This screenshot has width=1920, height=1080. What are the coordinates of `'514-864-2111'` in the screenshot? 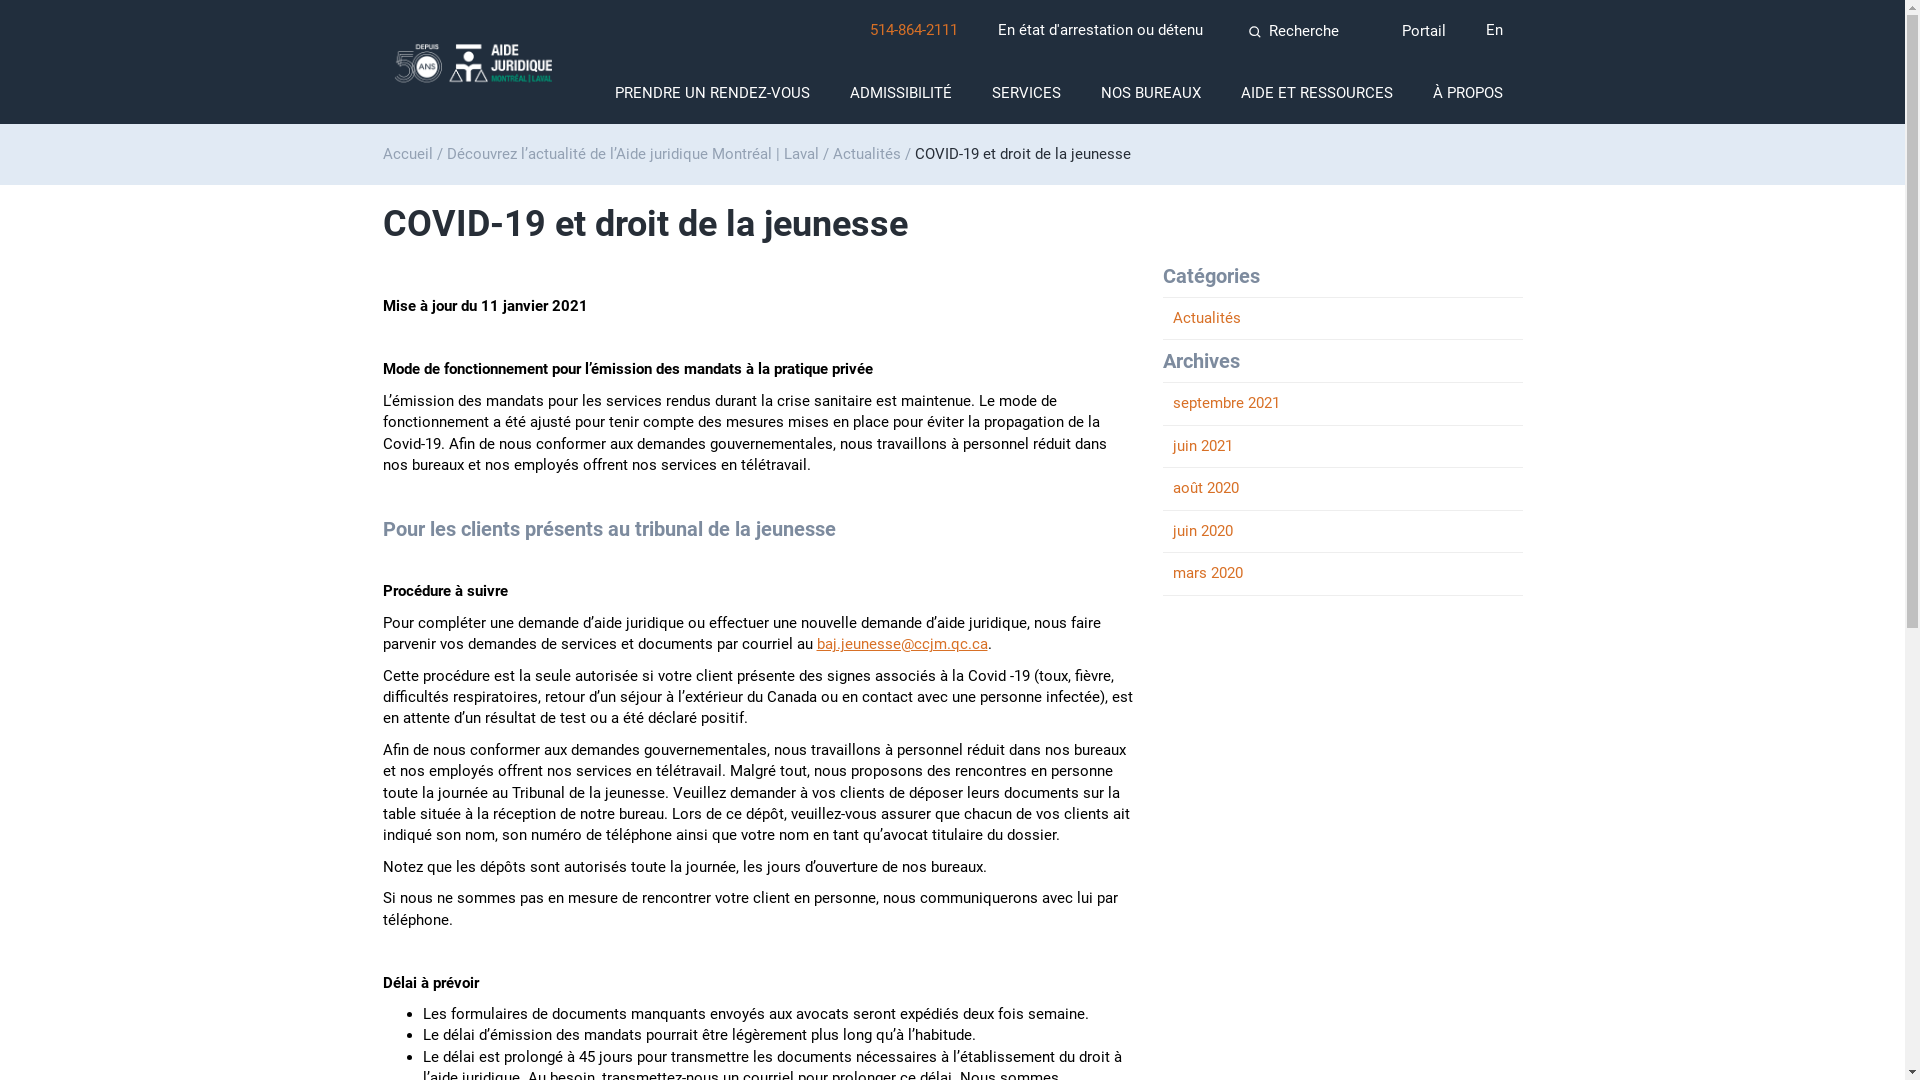 It's located at (869, 30).